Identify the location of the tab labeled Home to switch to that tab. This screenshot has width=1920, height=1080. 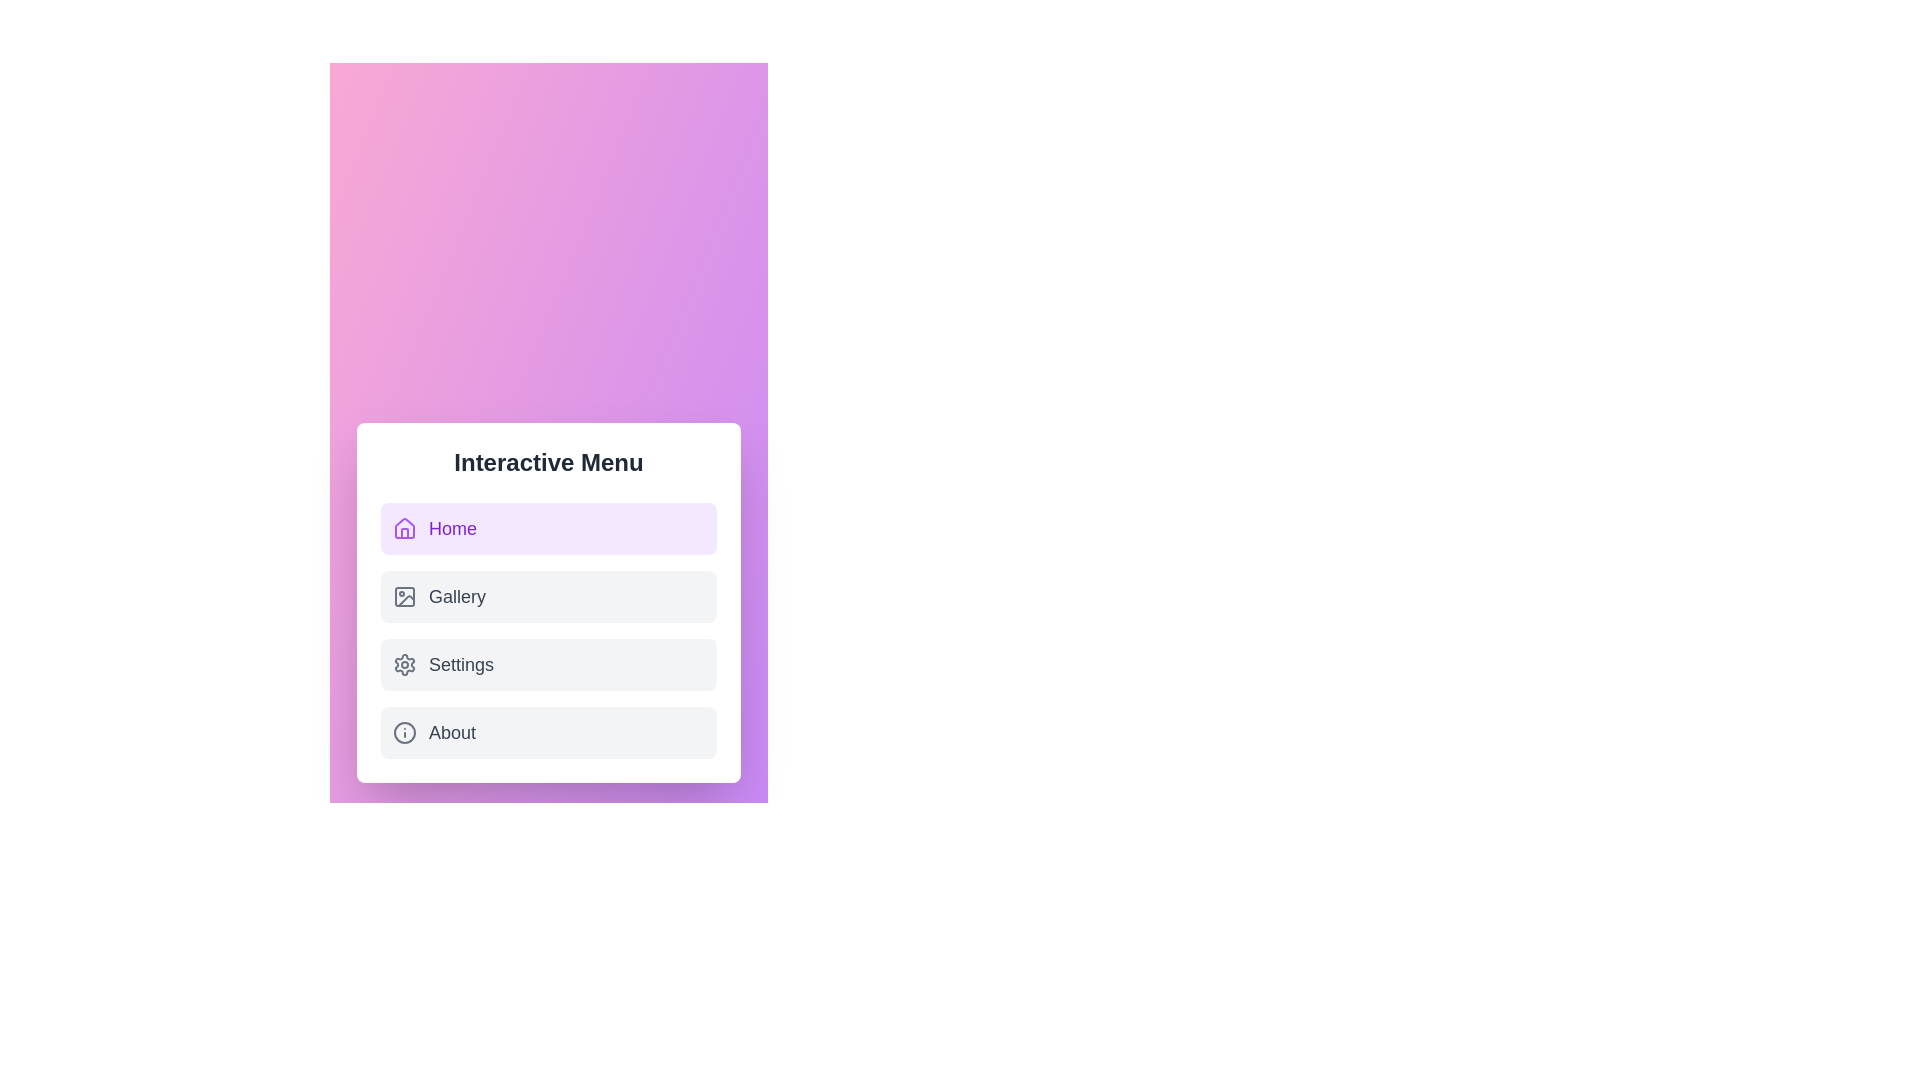
(548, 527).